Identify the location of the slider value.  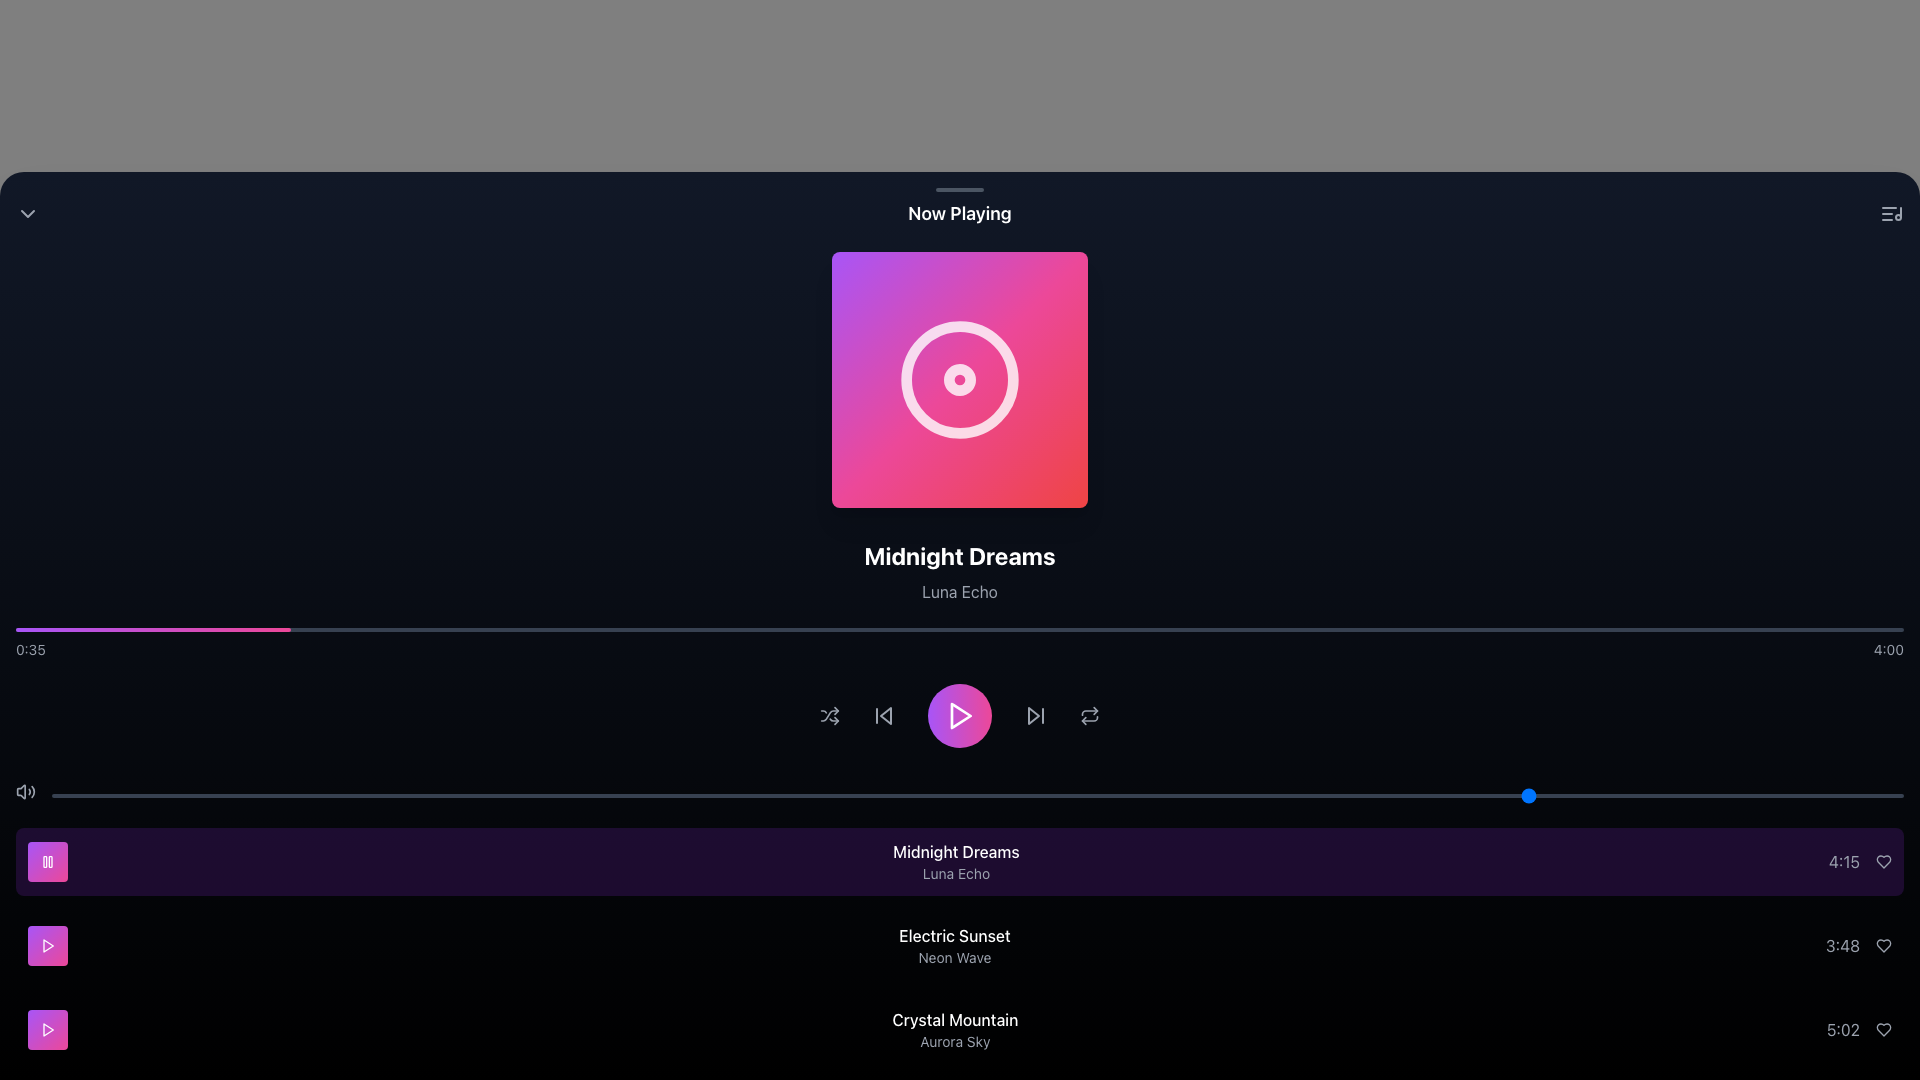
(921, 794).